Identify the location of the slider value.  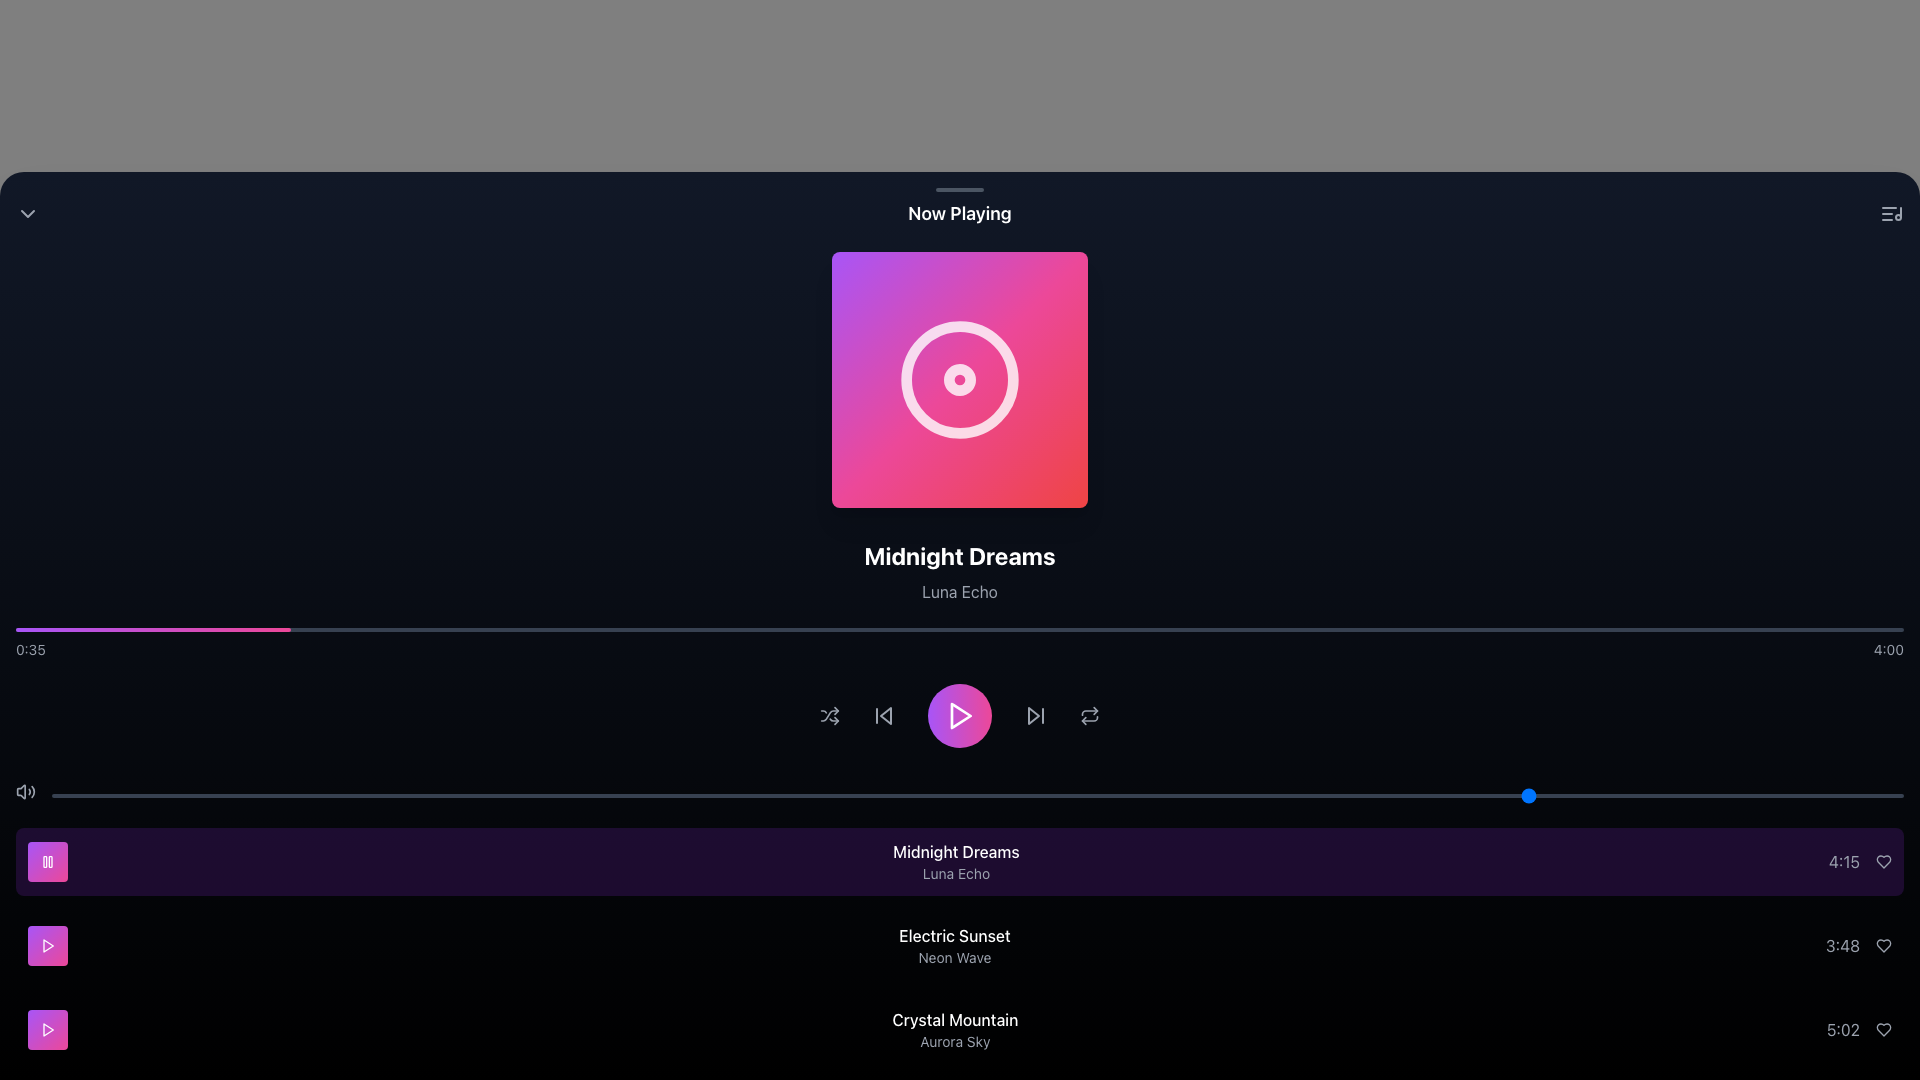
(921, 794).